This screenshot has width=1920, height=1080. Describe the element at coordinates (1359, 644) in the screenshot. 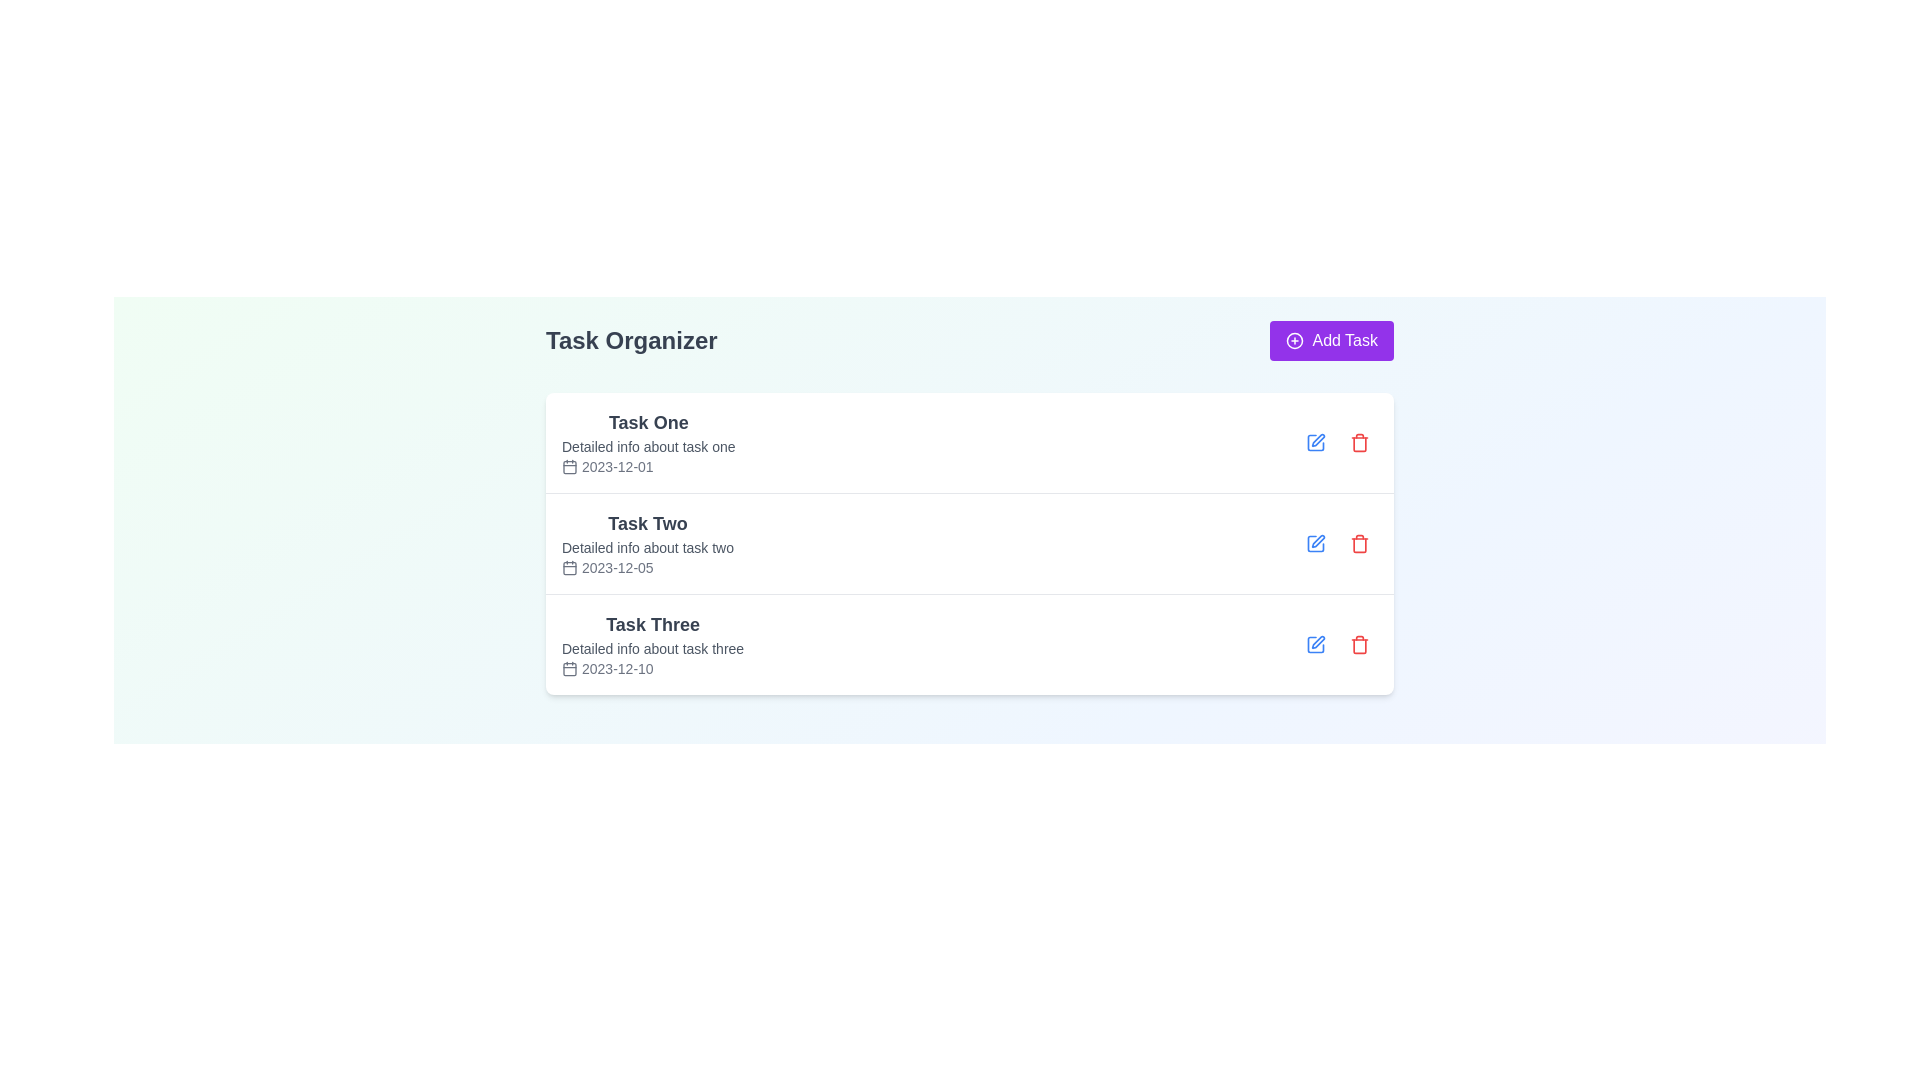

I see `the delete icon associated with 'Task Three'` at that location.